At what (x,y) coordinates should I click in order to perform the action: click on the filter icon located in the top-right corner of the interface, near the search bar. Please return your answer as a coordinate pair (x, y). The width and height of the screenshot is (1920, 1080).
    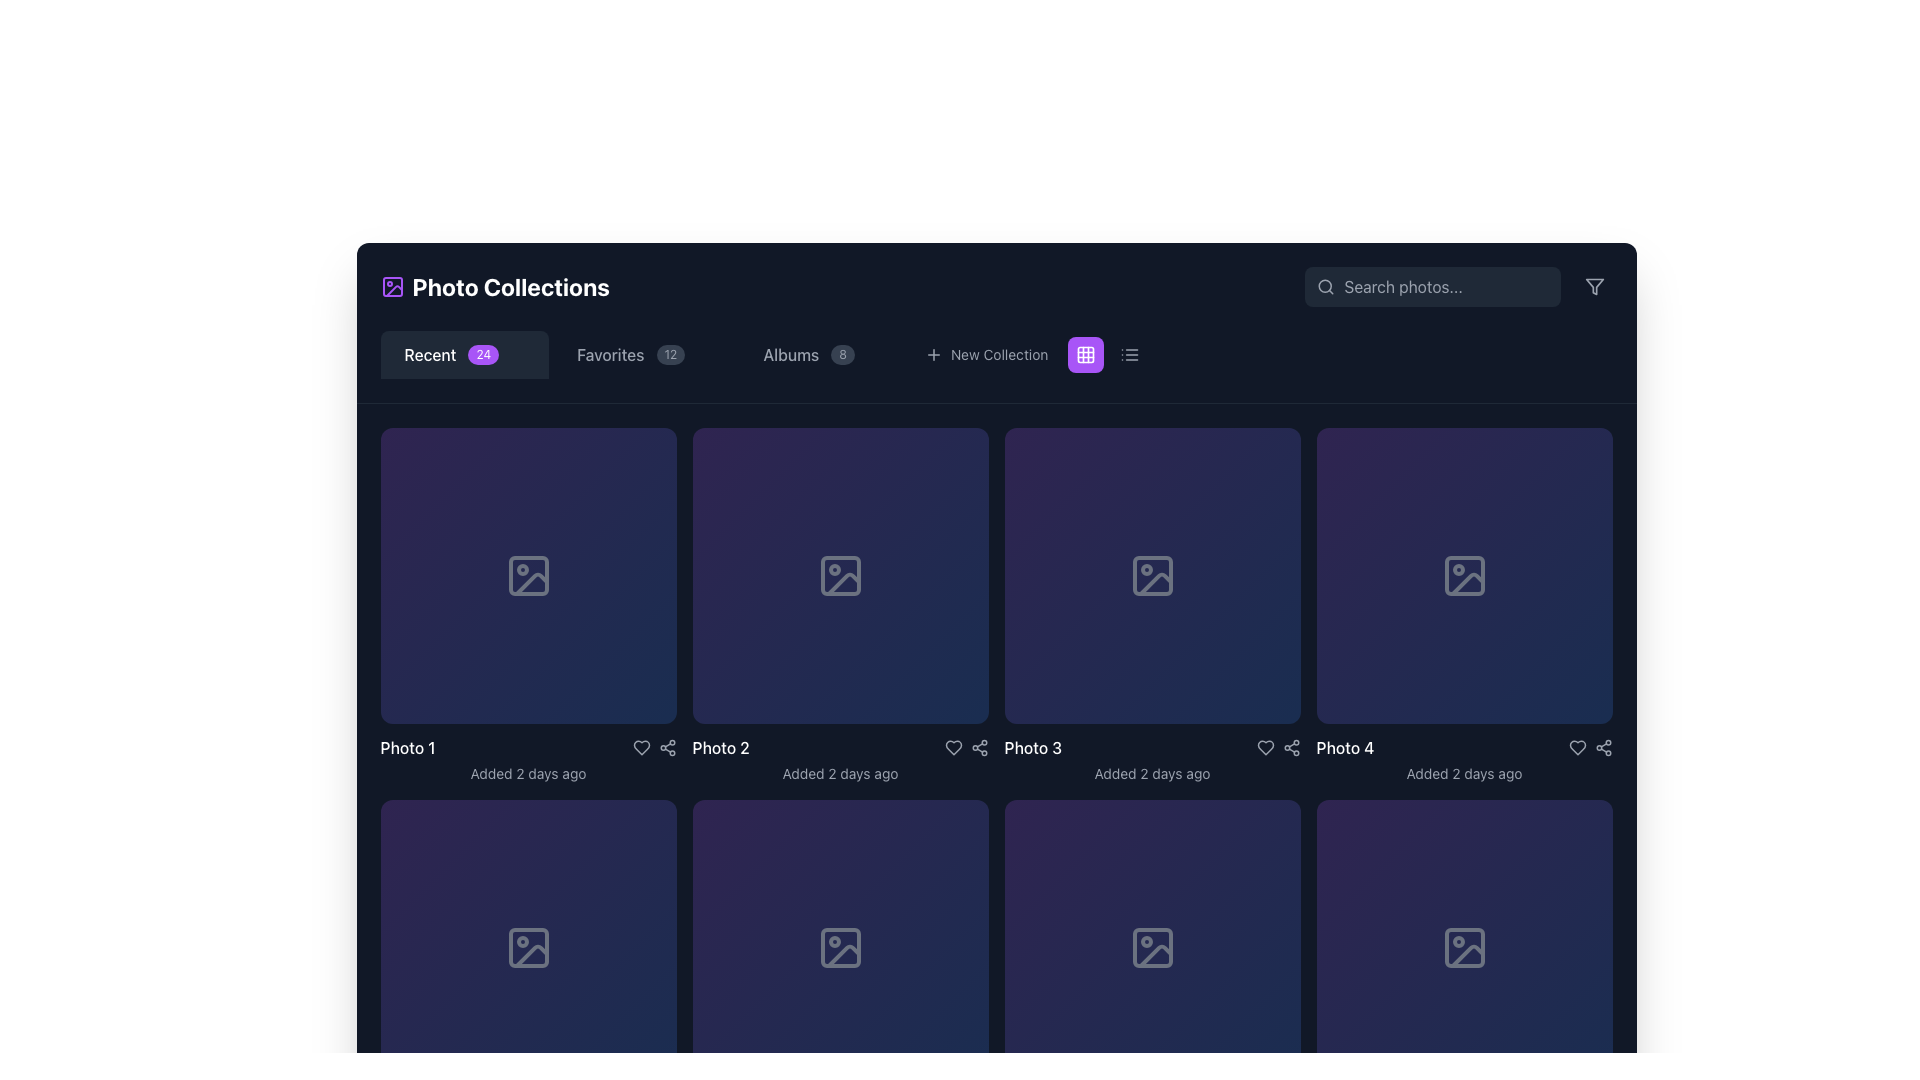
    Looking at the image, I should click on (1593, 286).